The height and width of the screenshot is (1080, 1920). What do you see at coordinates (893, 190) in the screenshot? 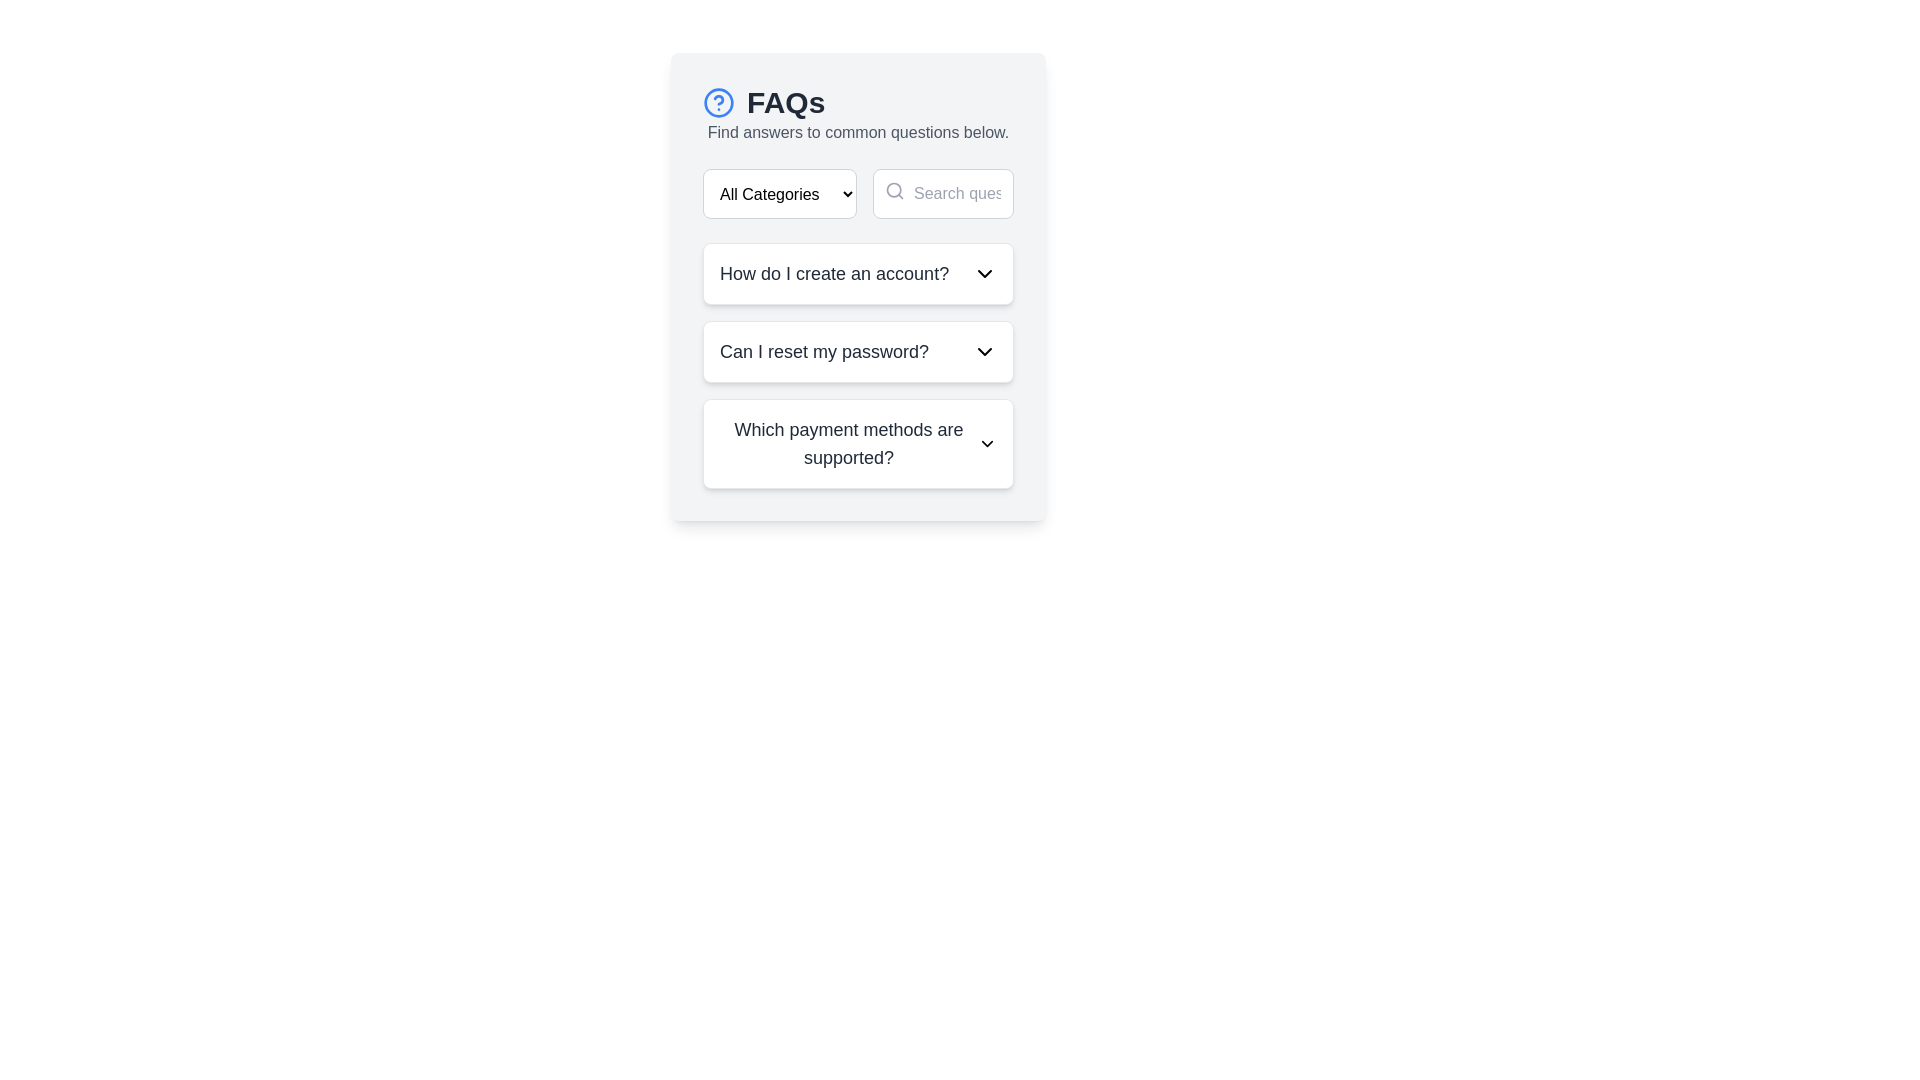
I see `the circular shape within the magnifying glass icon located to the left of the 'Search ques' text input in the 'FAQs' section of the user interface` at bounding box center [893, 190].